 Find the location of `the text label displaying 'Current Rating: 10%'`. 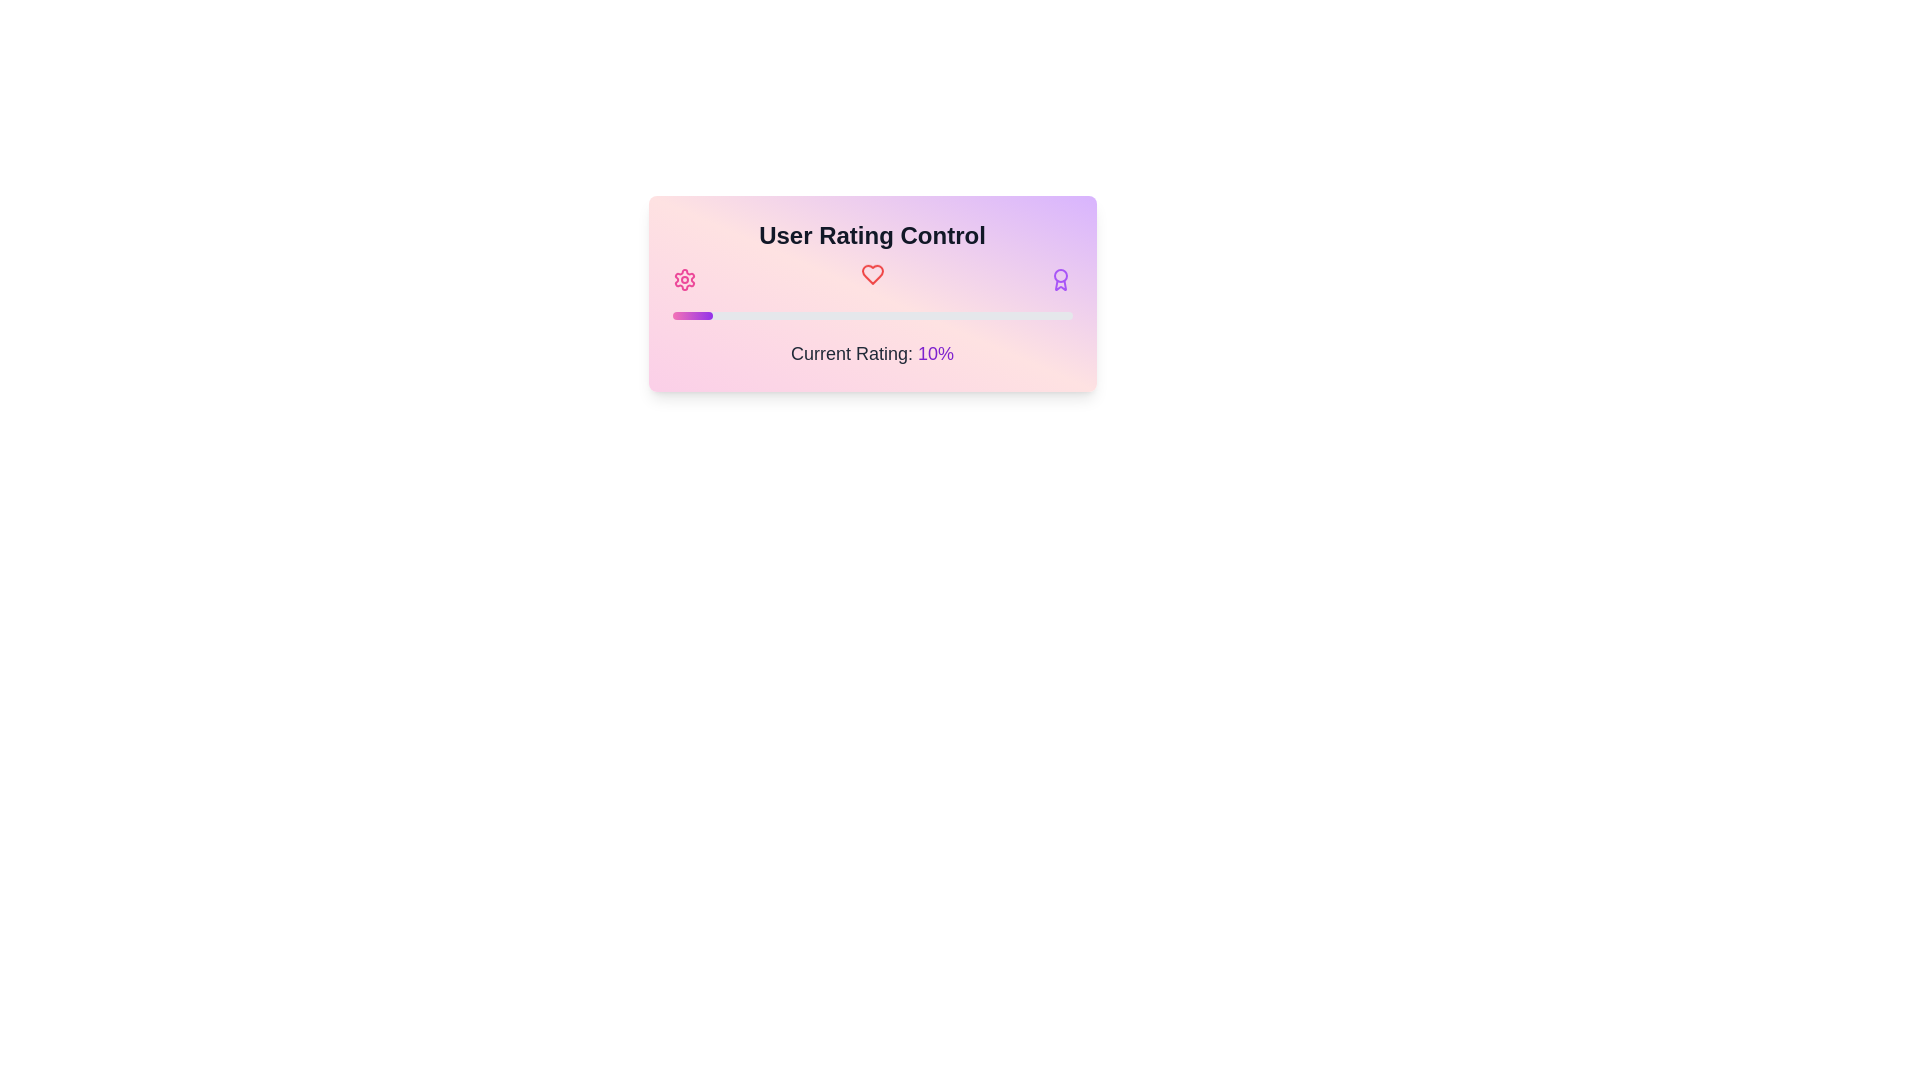

the text label displaying 'Current Rating: 10%' is located at coordinates (872, 353).